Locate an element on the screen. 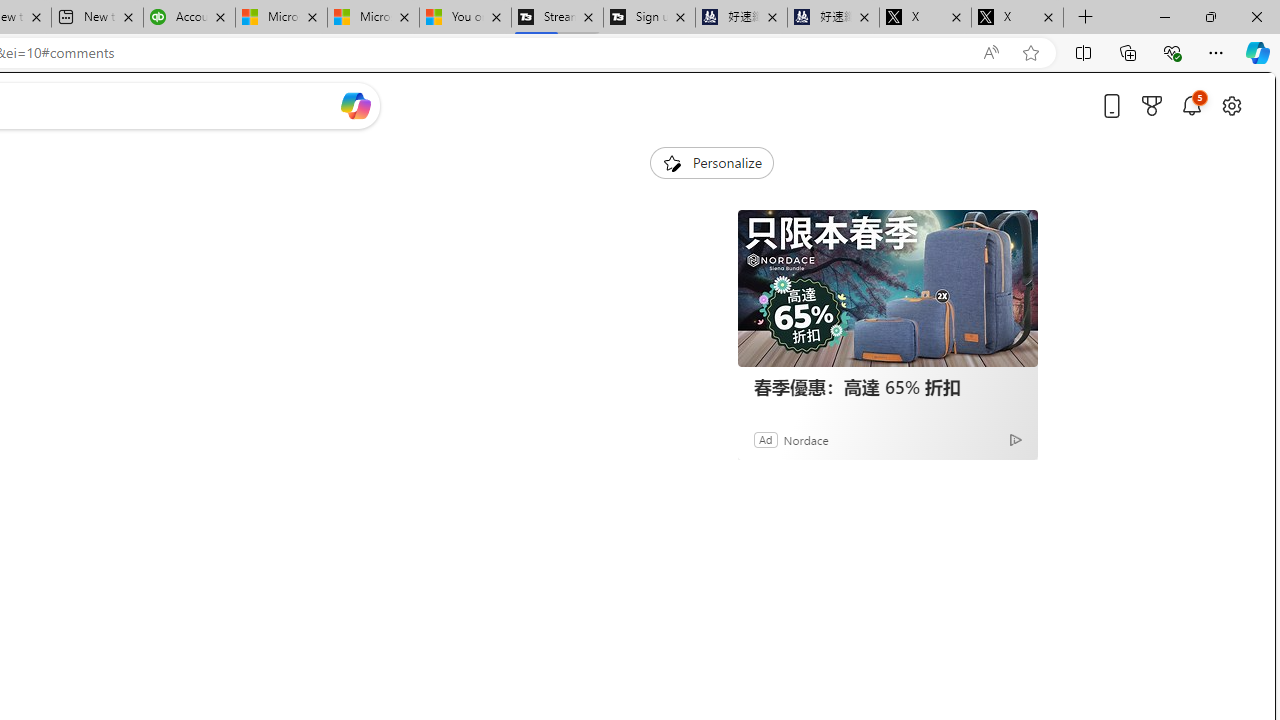 This screenshot has width=1280, height=720. 'Open settings' is located at coordinates (1231, 105).